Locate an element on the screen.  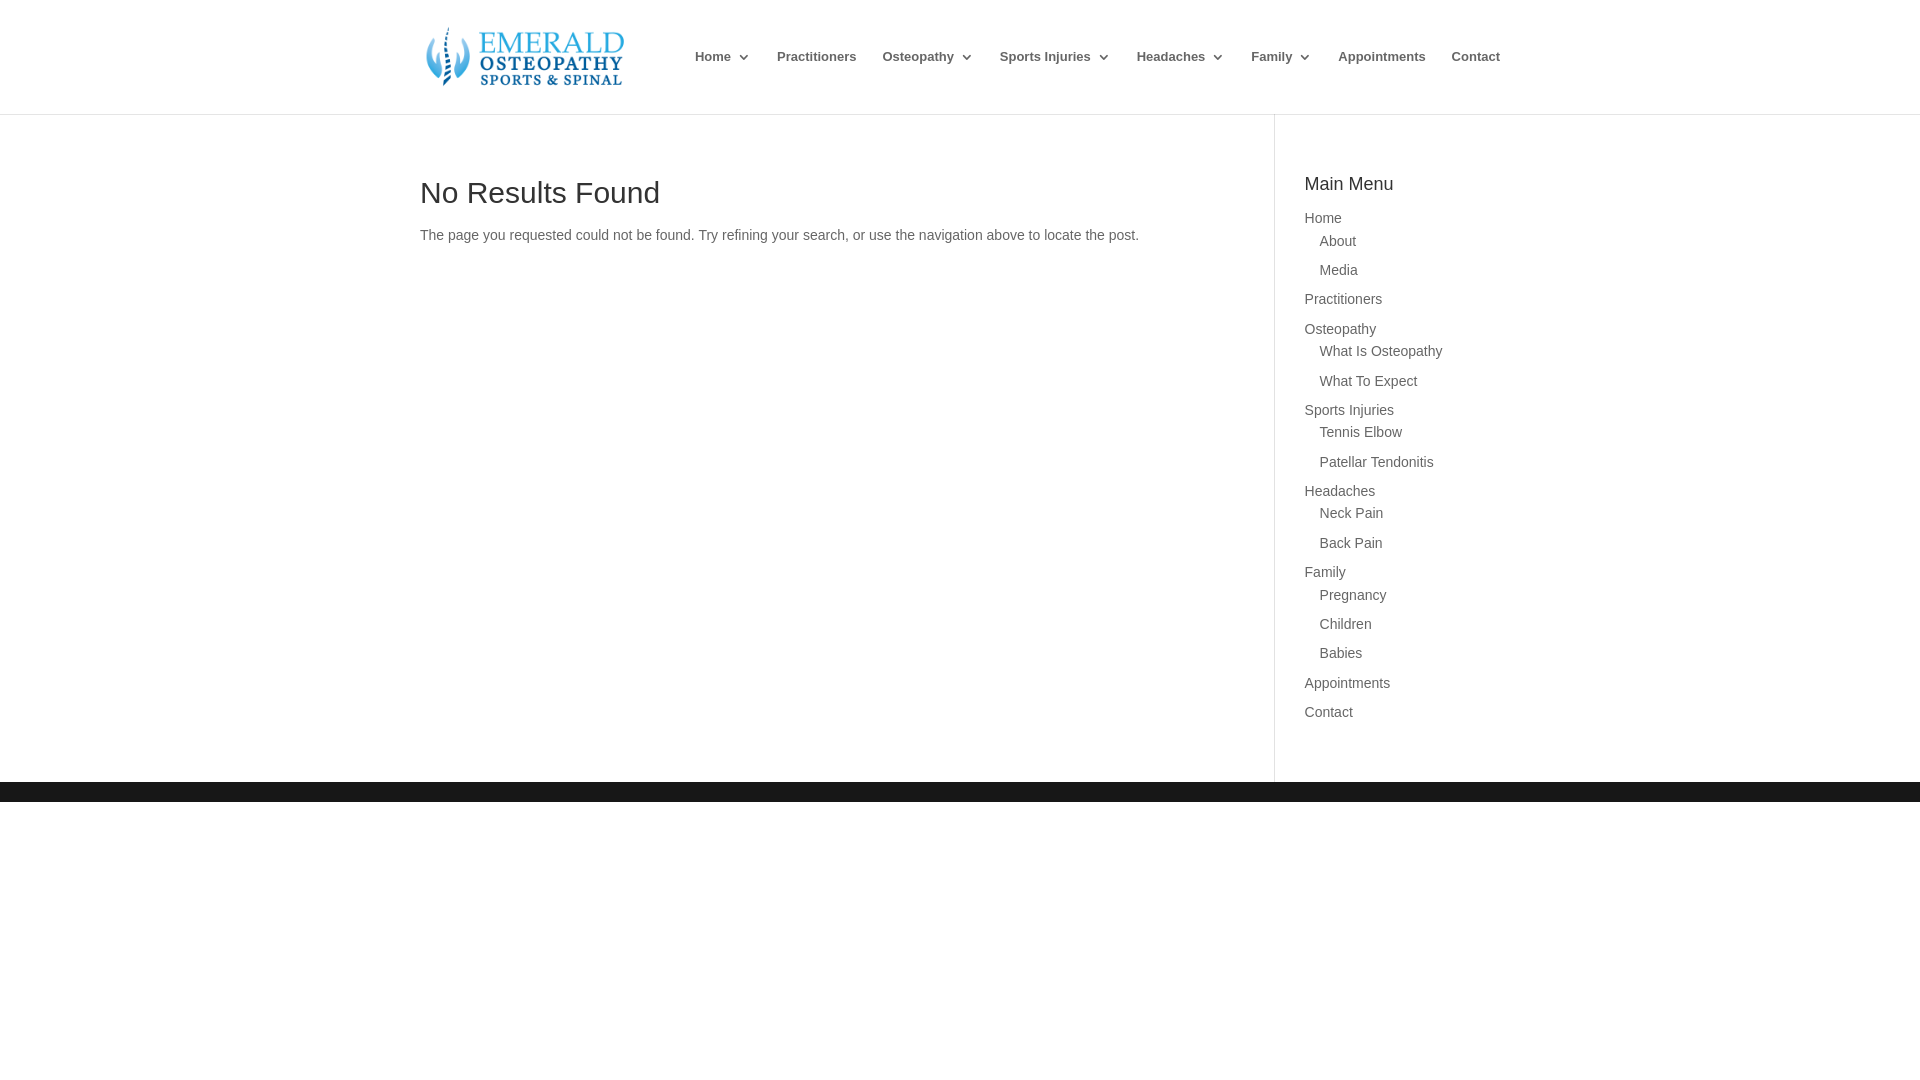
'Headaches' is located at coordinates (1305, 490).